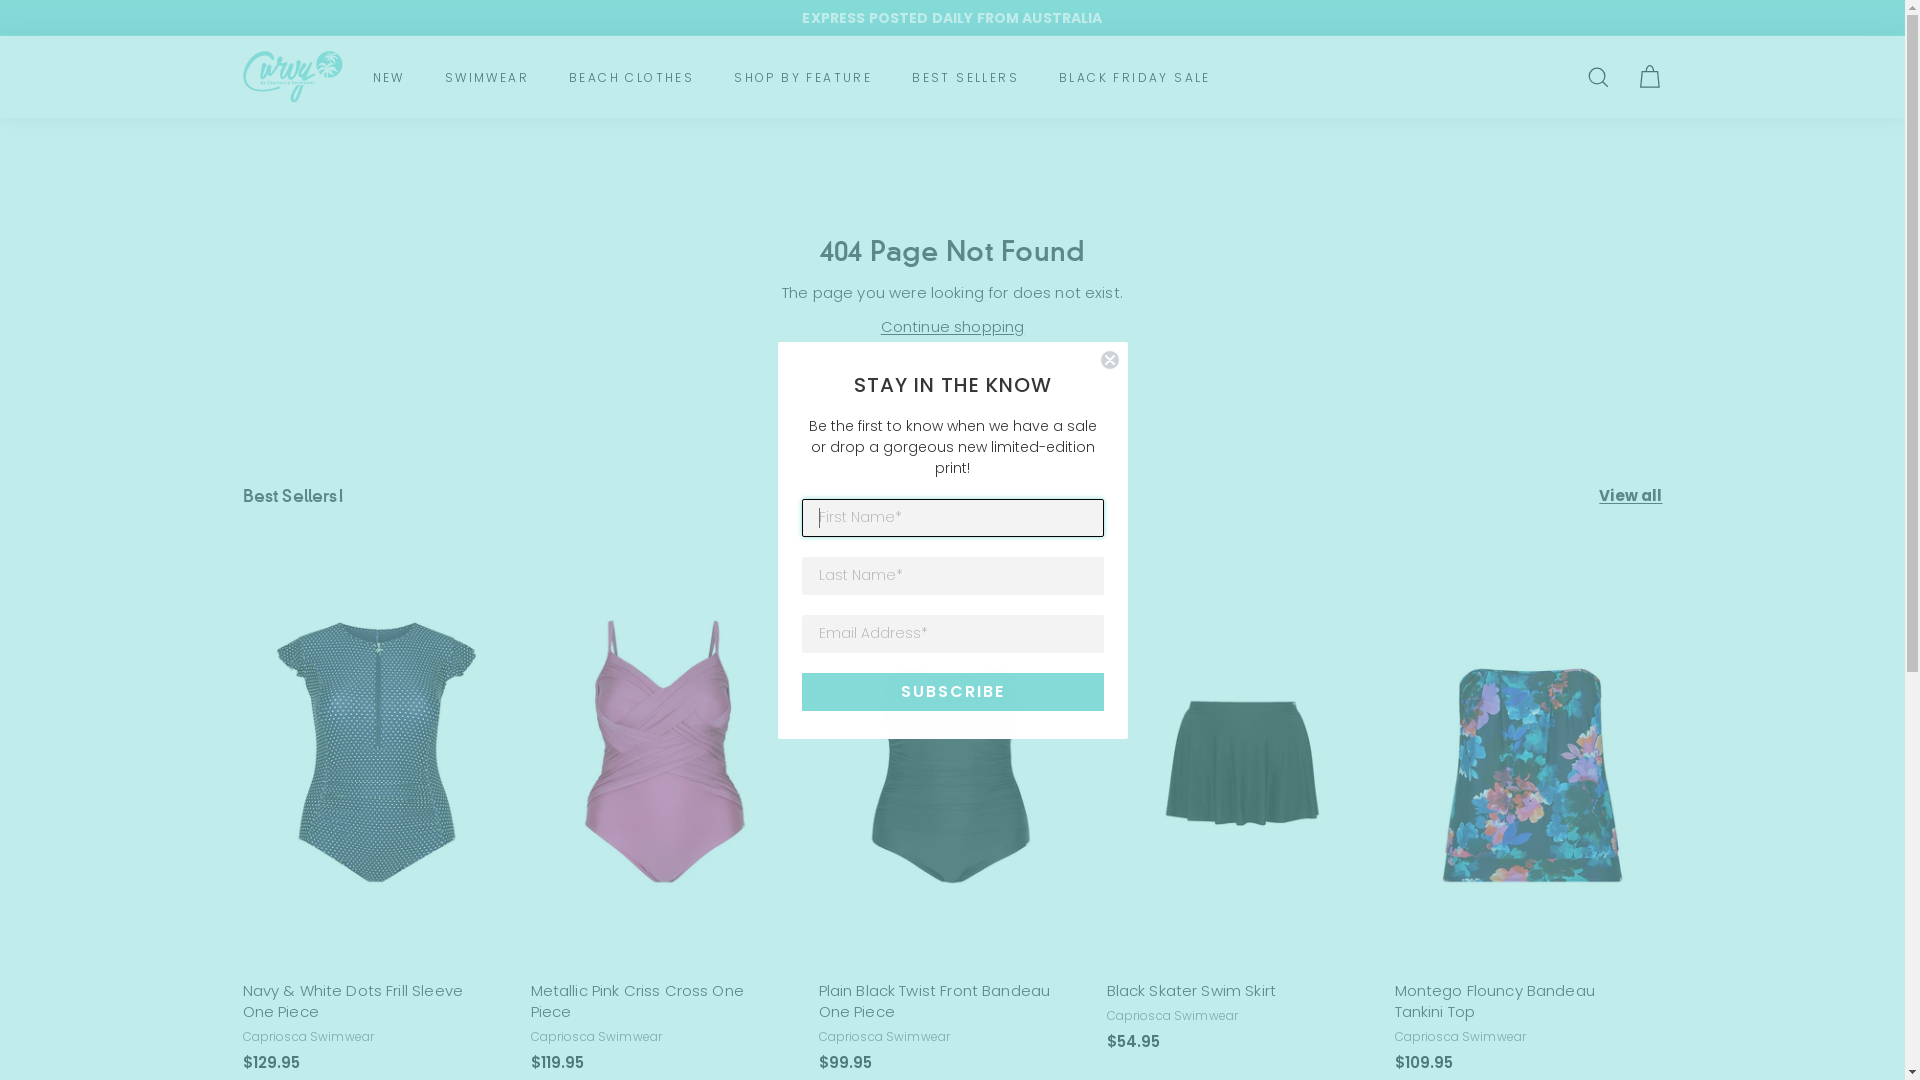  I want to click on 'NEW', so click(388, 76).